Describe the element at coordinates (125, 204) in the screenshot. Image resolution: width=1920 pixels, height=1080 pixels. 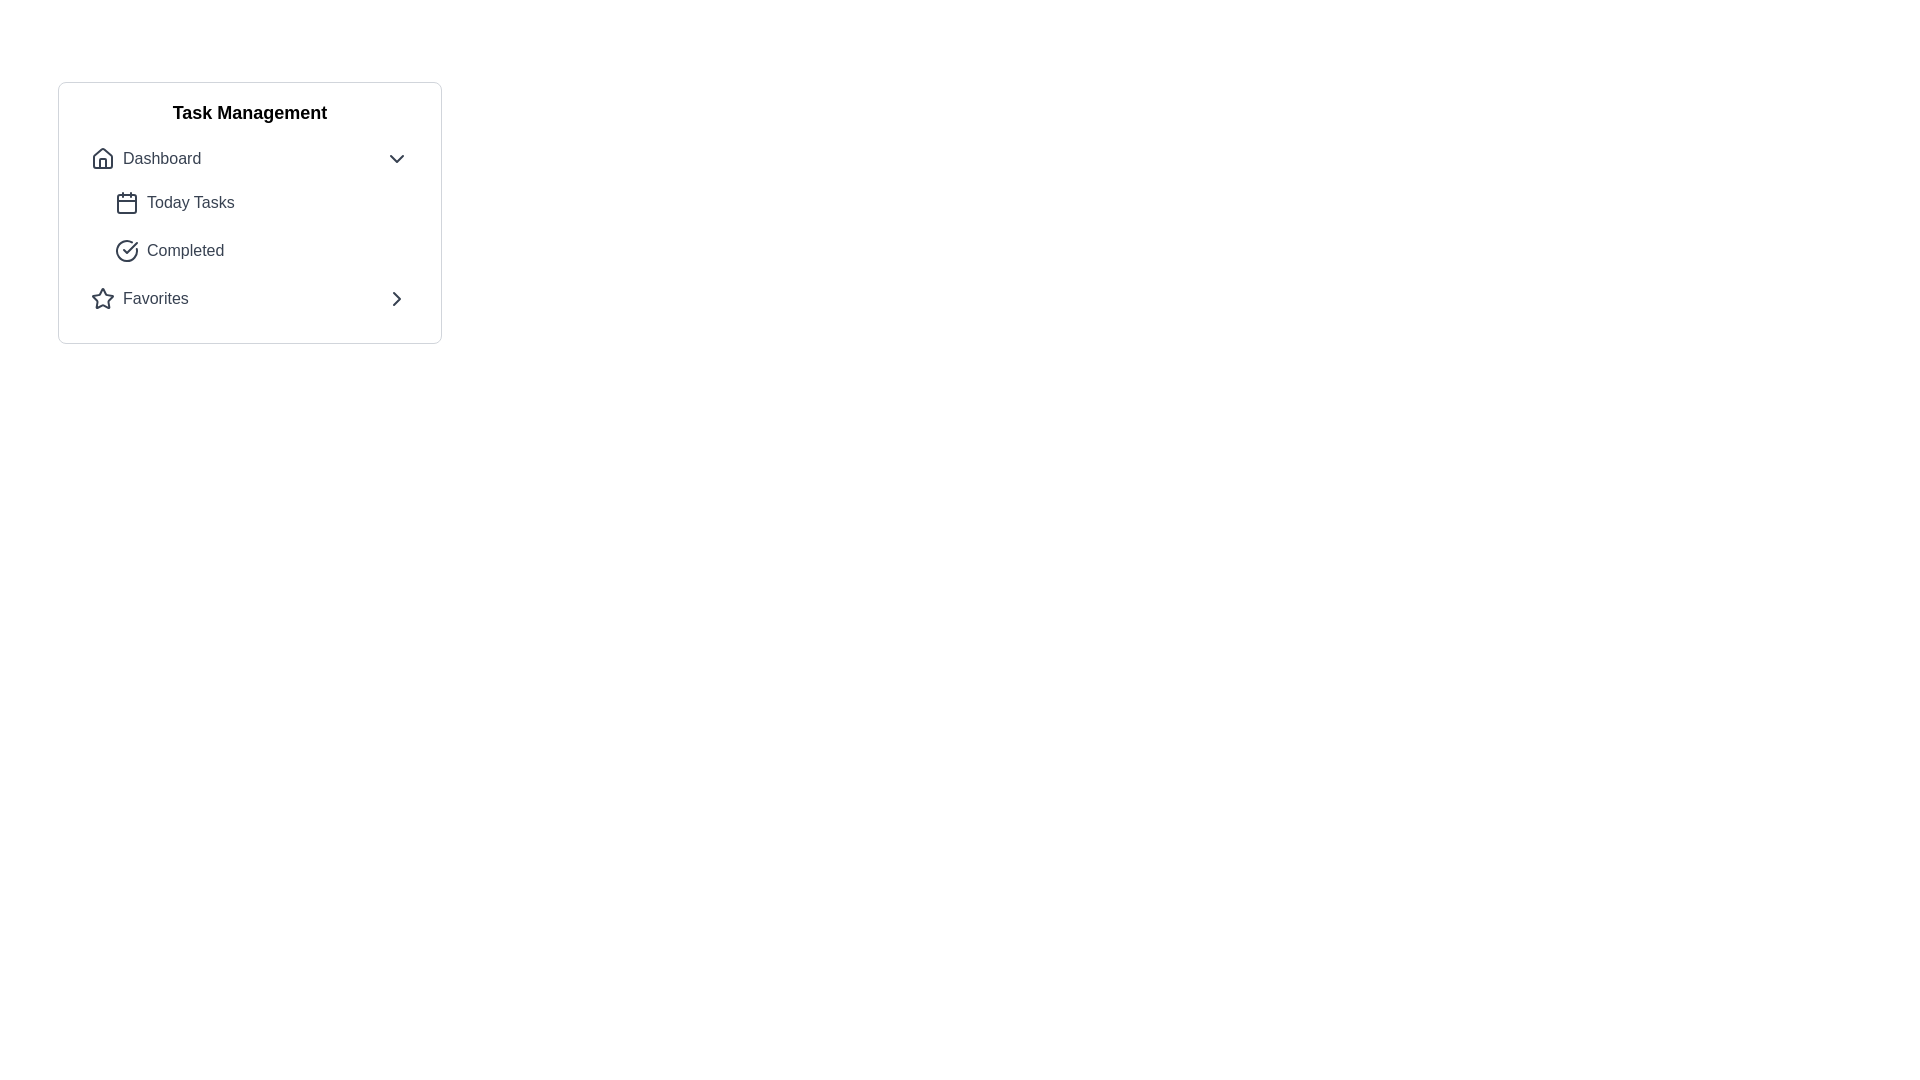
I see `the graphical component representing the main body of the calendar icon located in the sidebar menu, positioned to the left of the 'Today Tasks' menu label` at that location.